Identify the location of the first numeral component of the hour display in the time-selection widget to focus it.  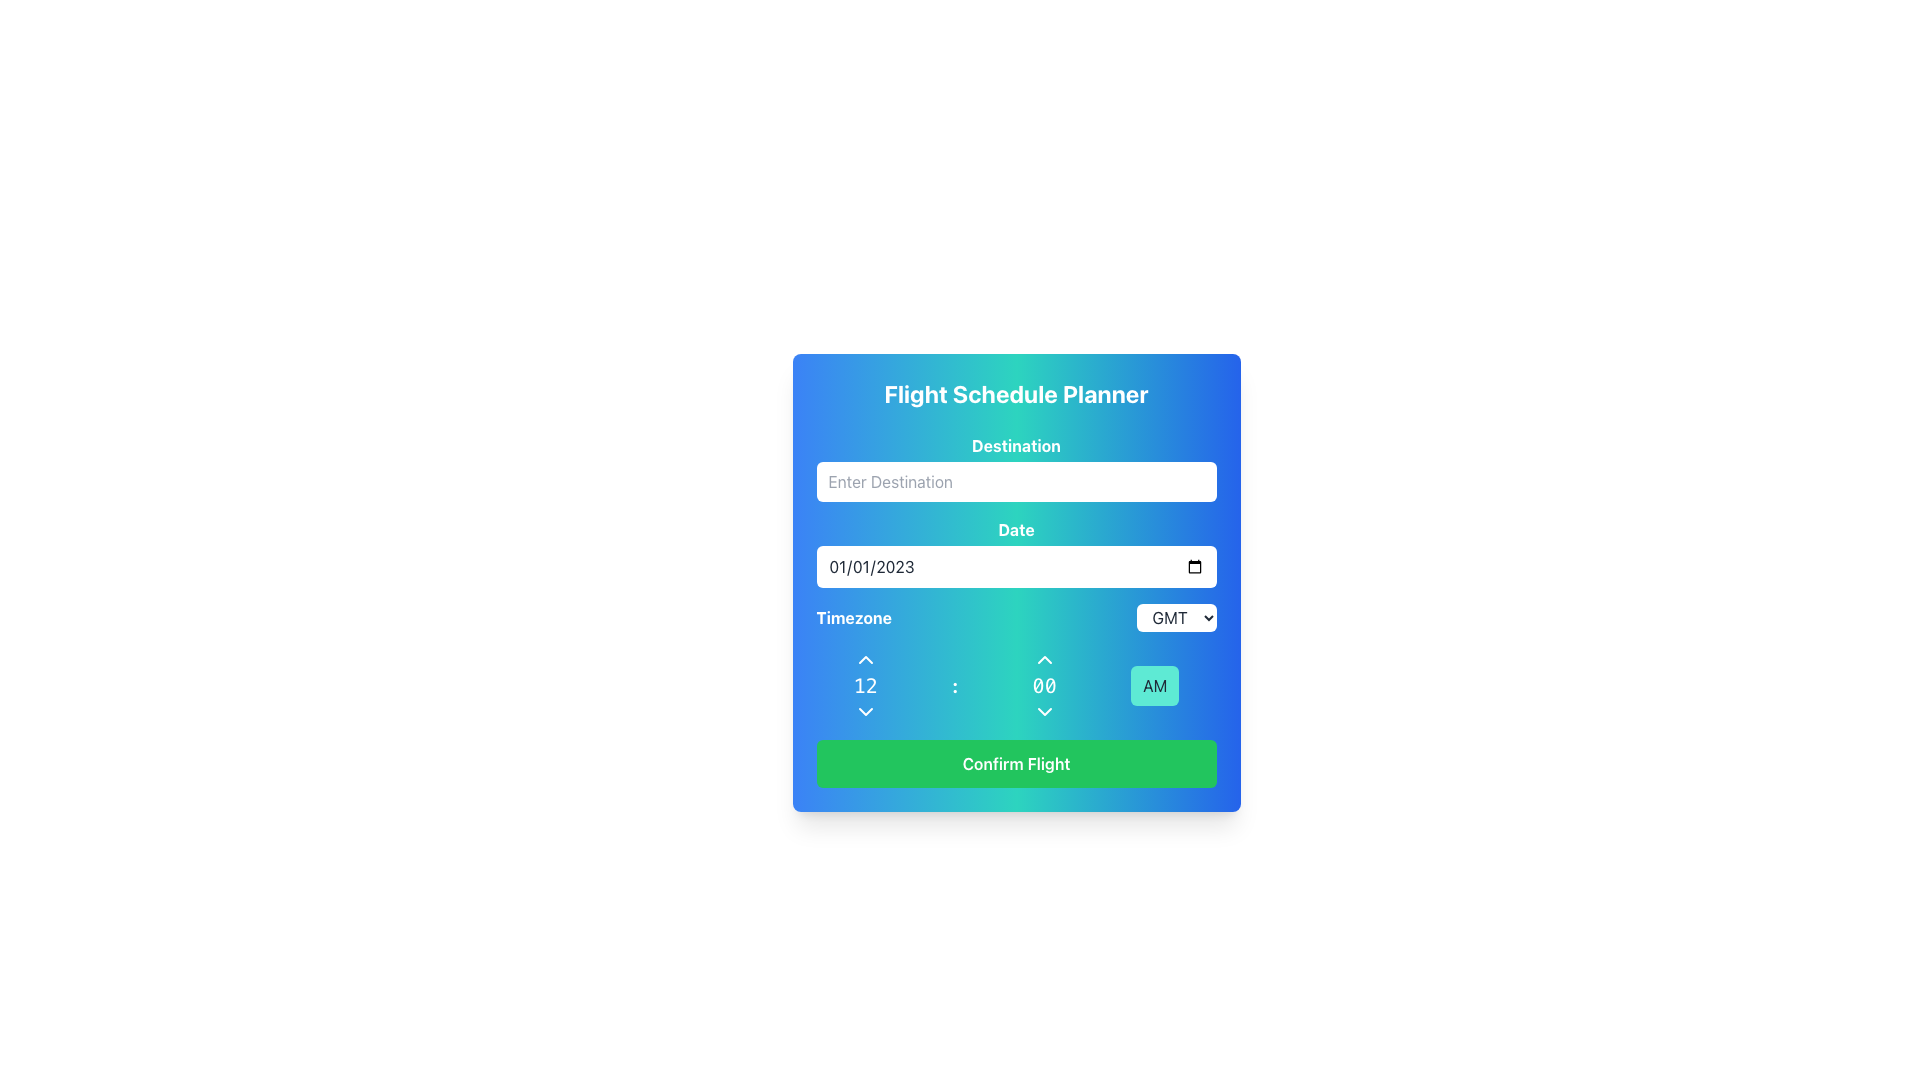
(865, 685).